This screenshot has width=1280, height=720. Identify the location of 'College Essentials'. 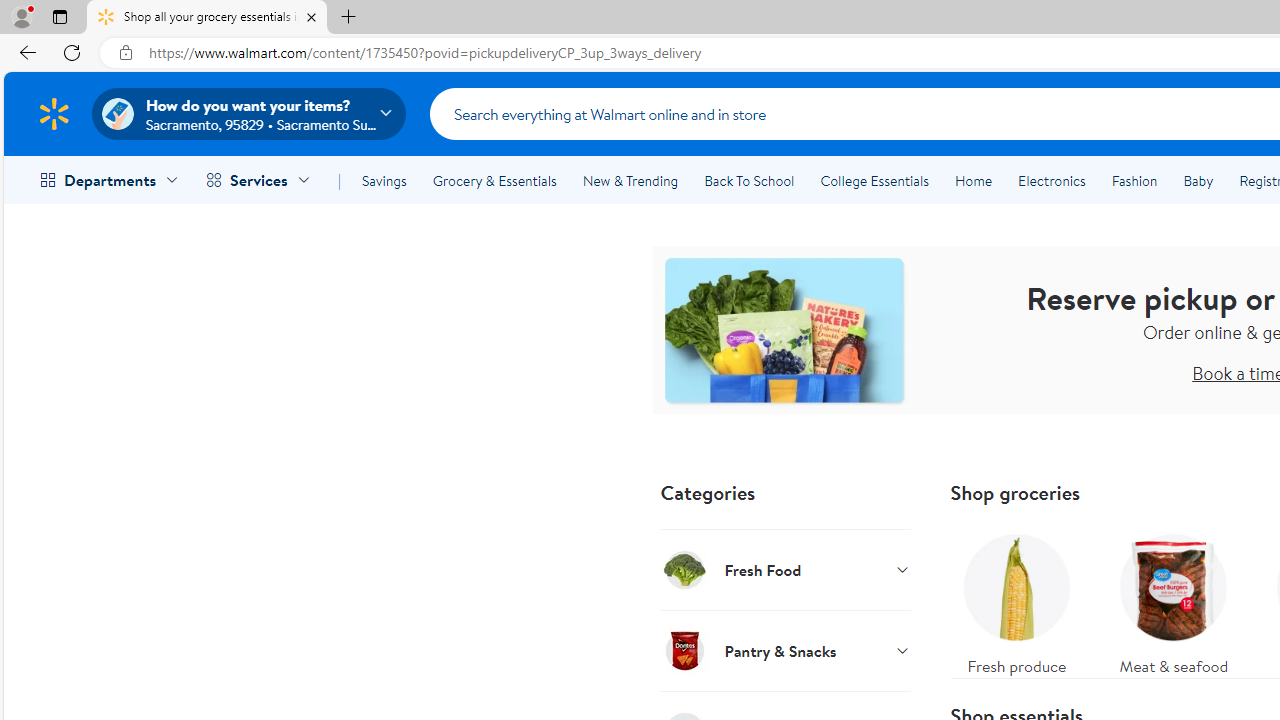
(874, 181).